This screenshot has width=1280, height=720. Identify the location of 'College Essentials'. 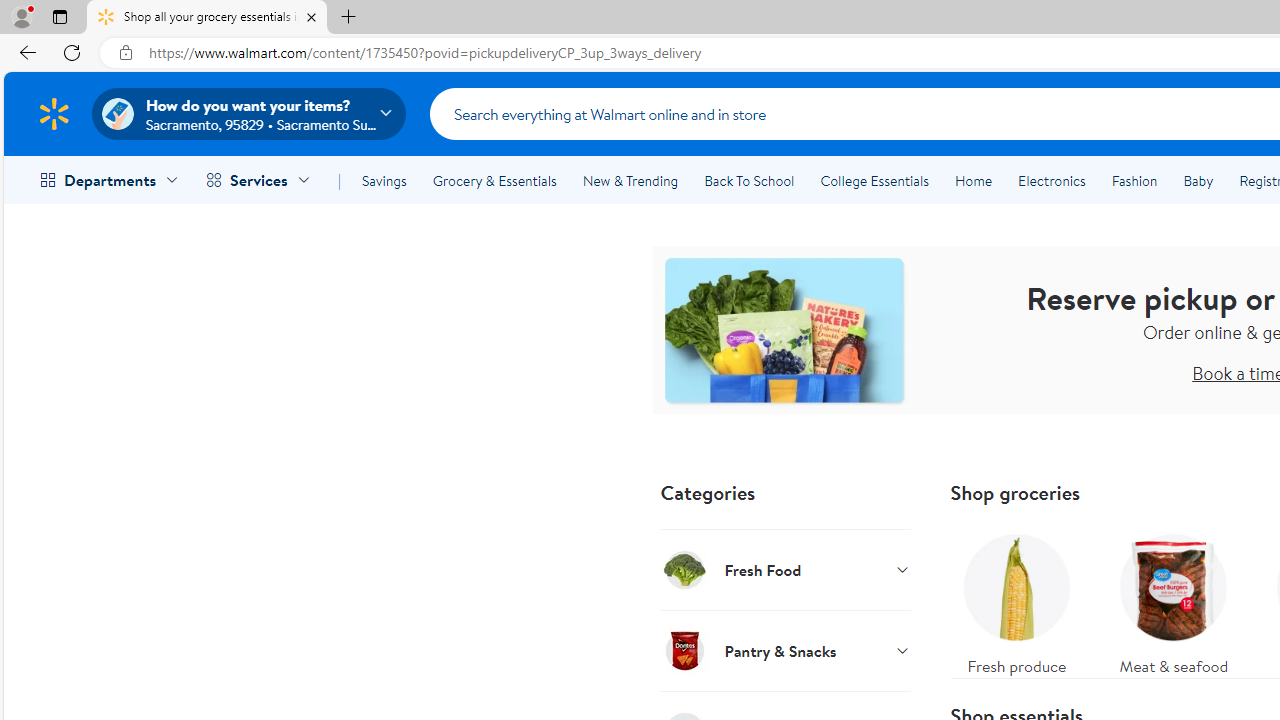
(874, 181).